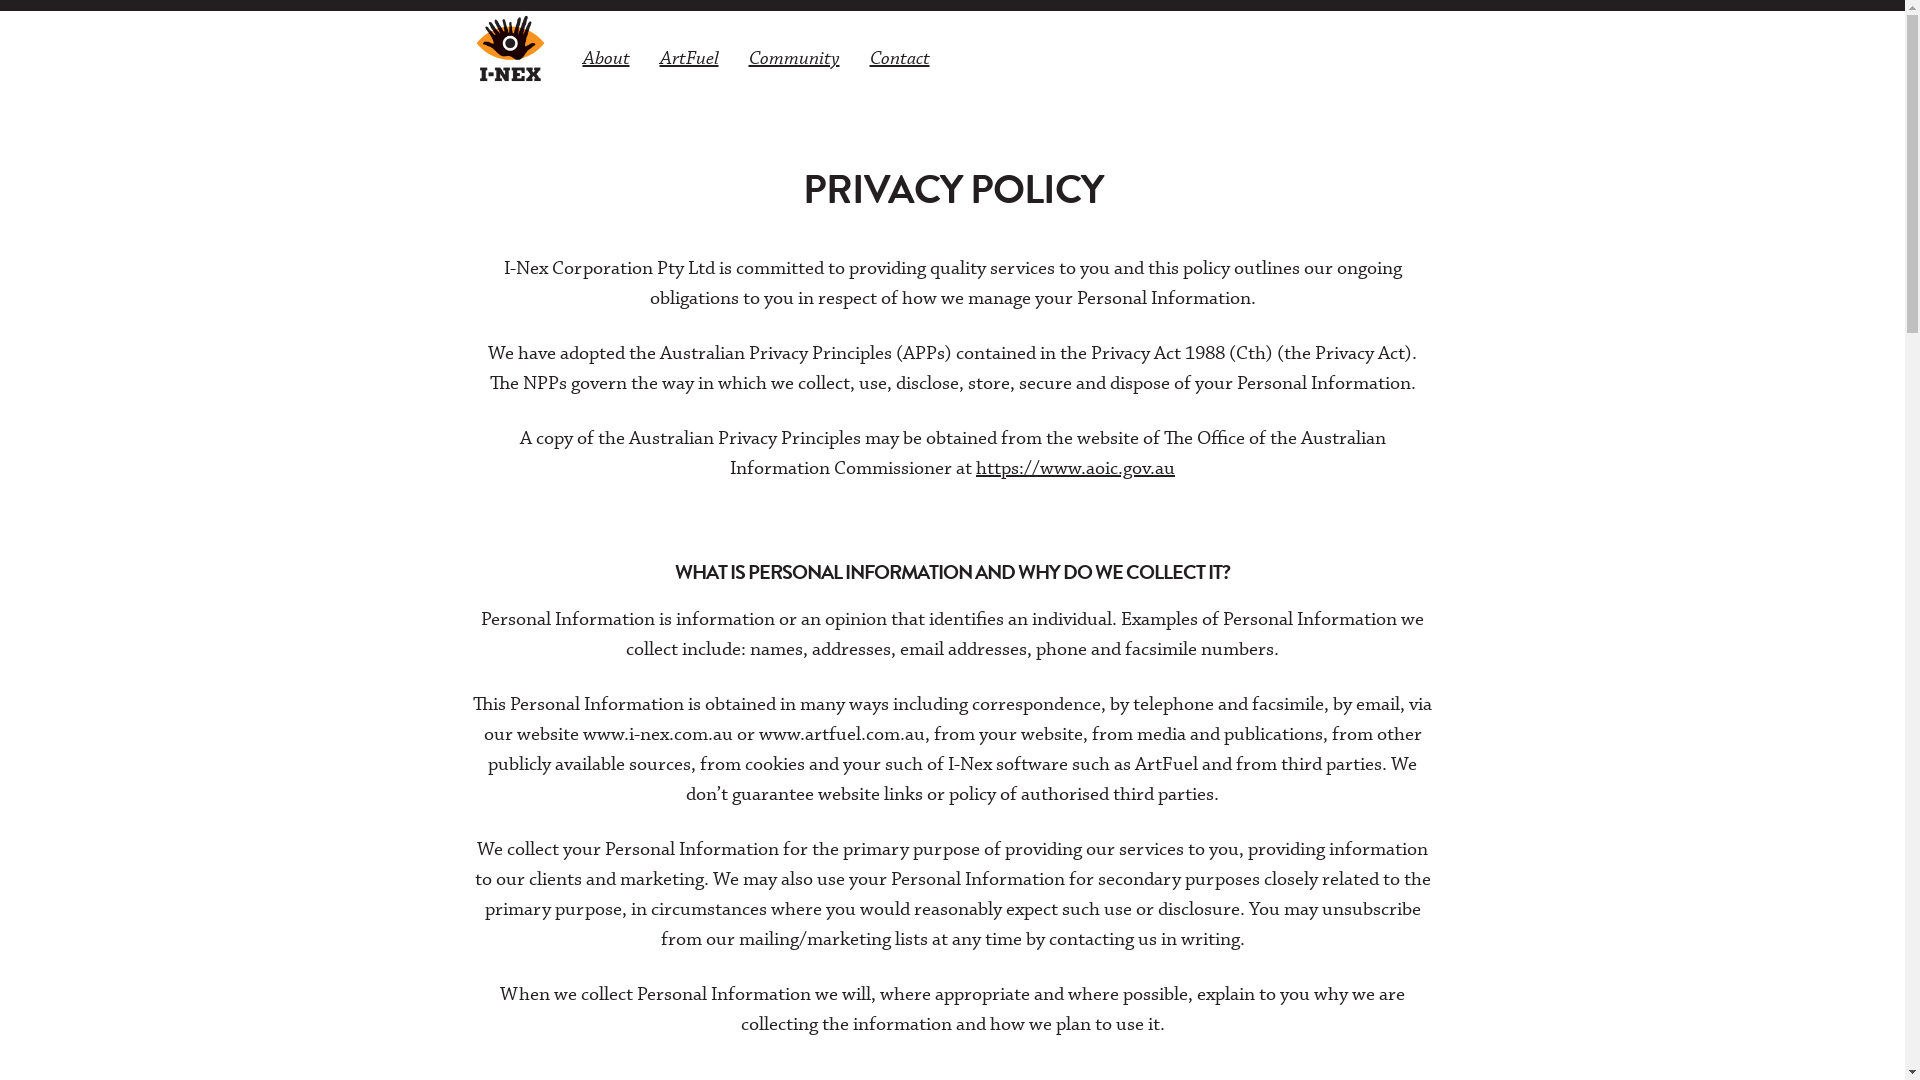 This screenshot has height=1080, width=1920. I want to click on 'ArtFuel', so click(688, 56).